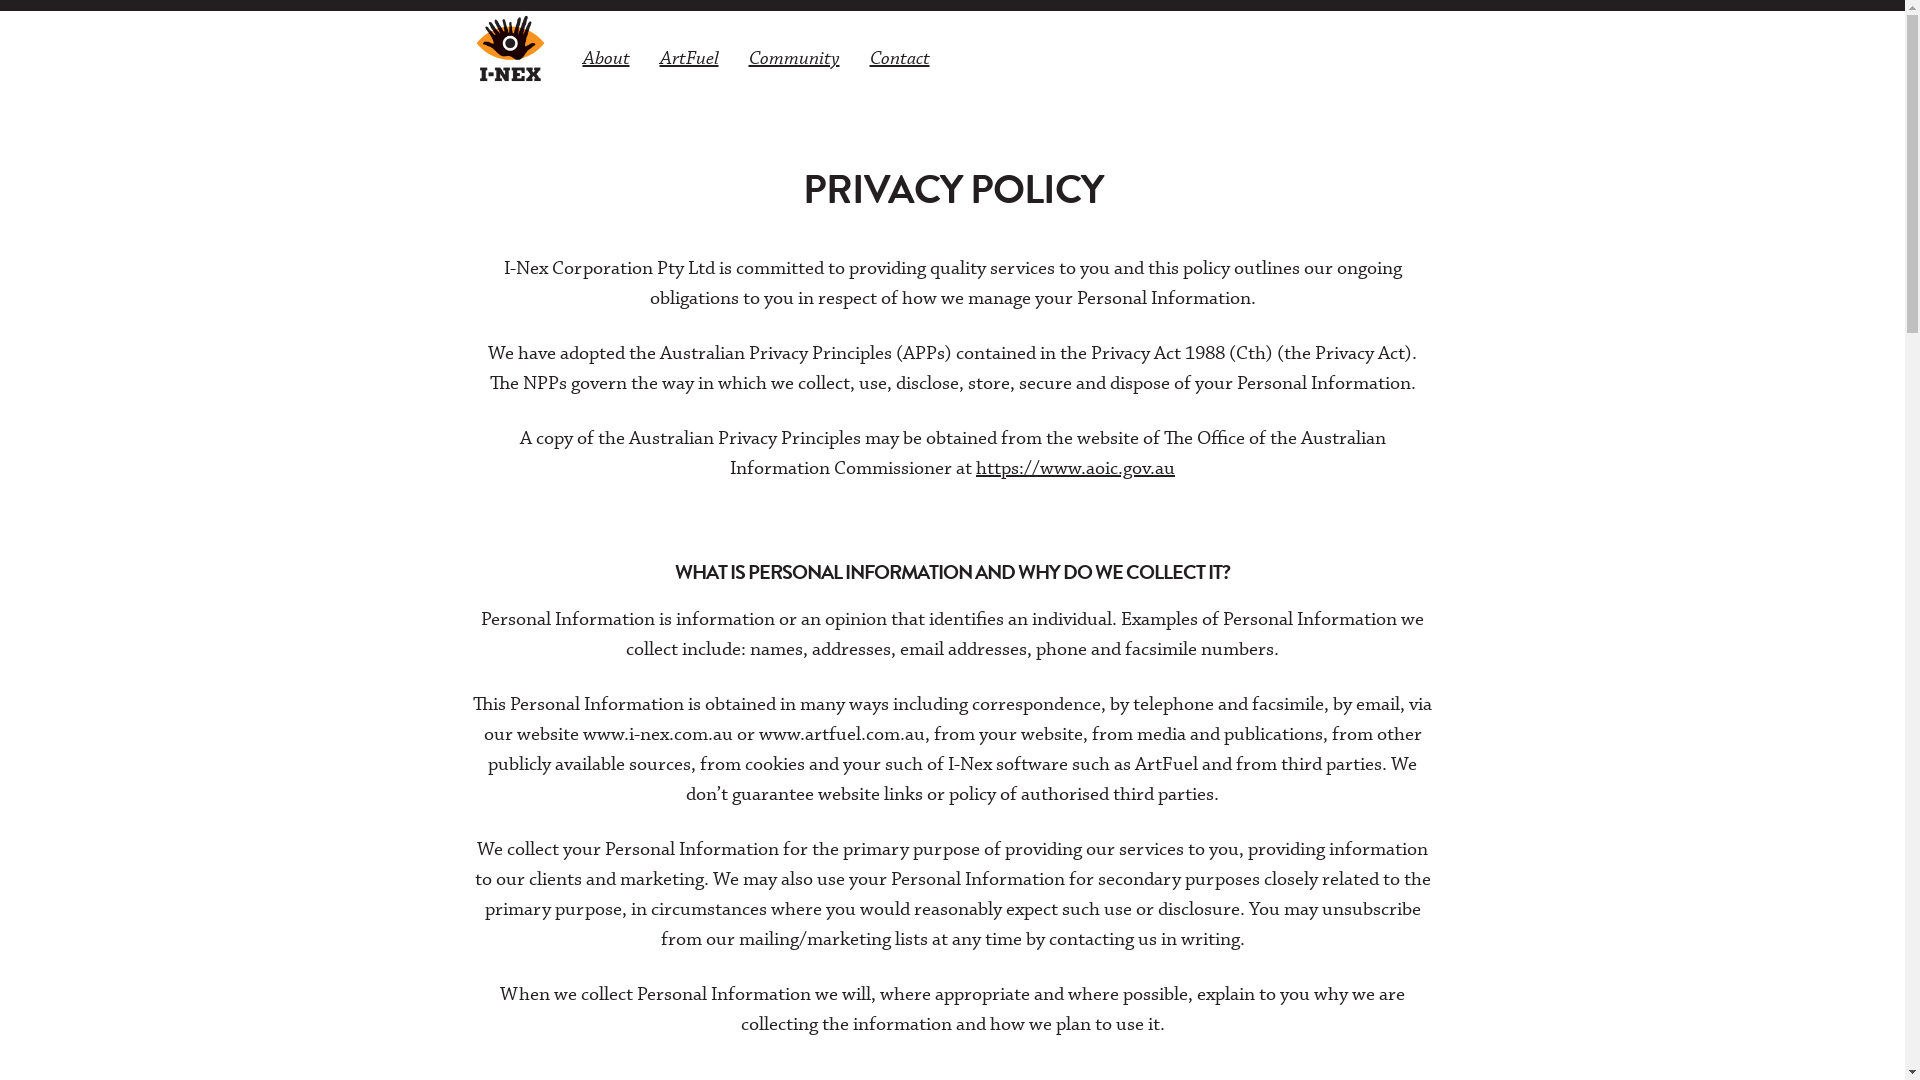 This screenshot has height=1080, width=1920. I want to click on 'ArtFuel', so click(688, 56).